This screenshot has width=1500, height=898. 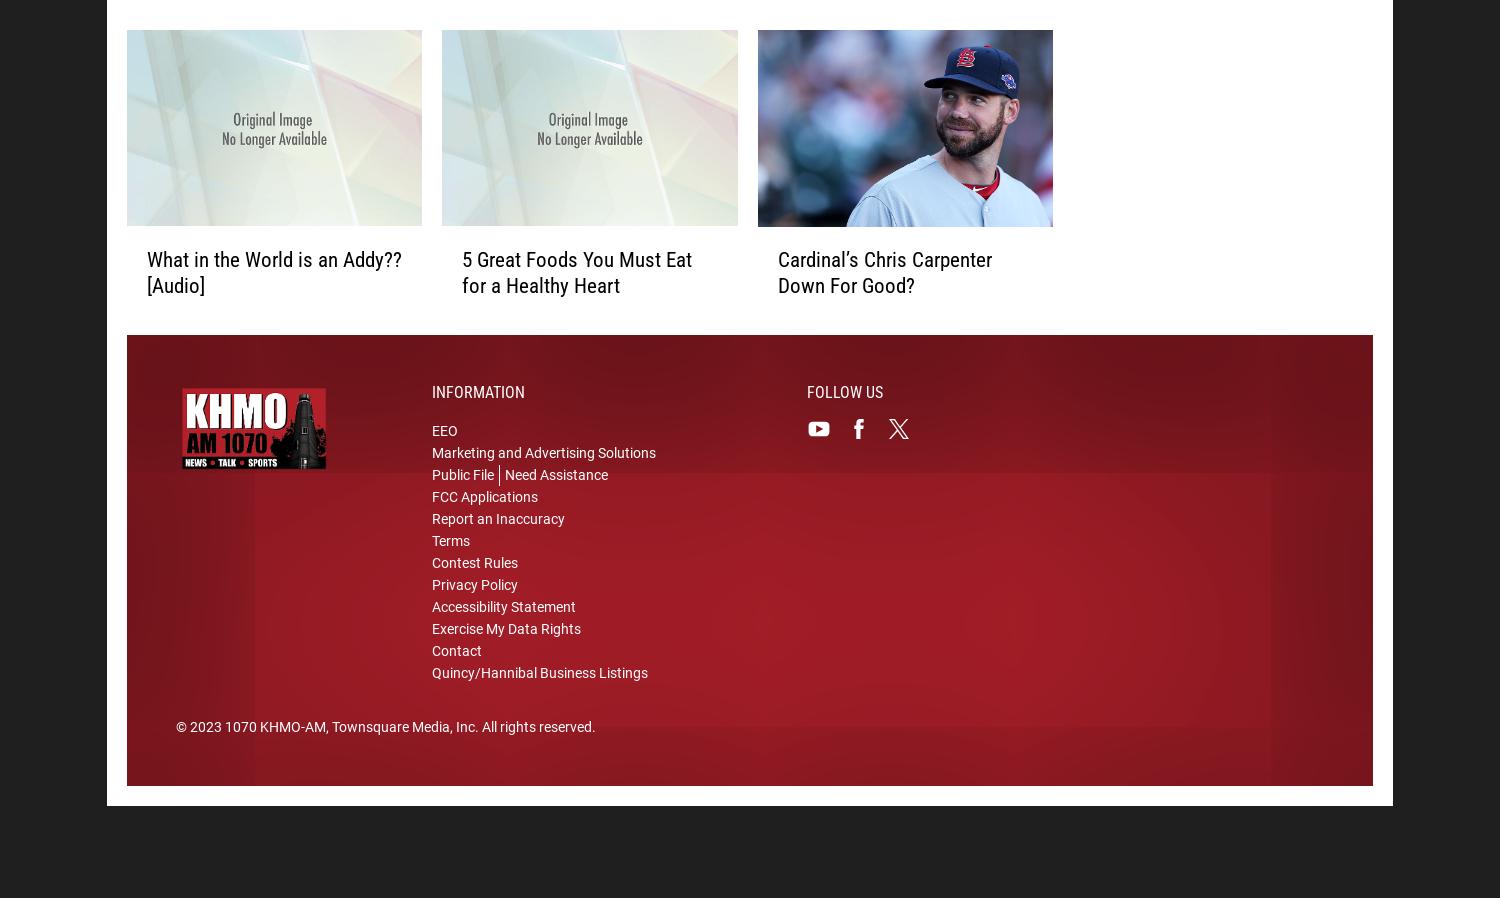 I want to click on 'Contact', so click(x=456, y=653).